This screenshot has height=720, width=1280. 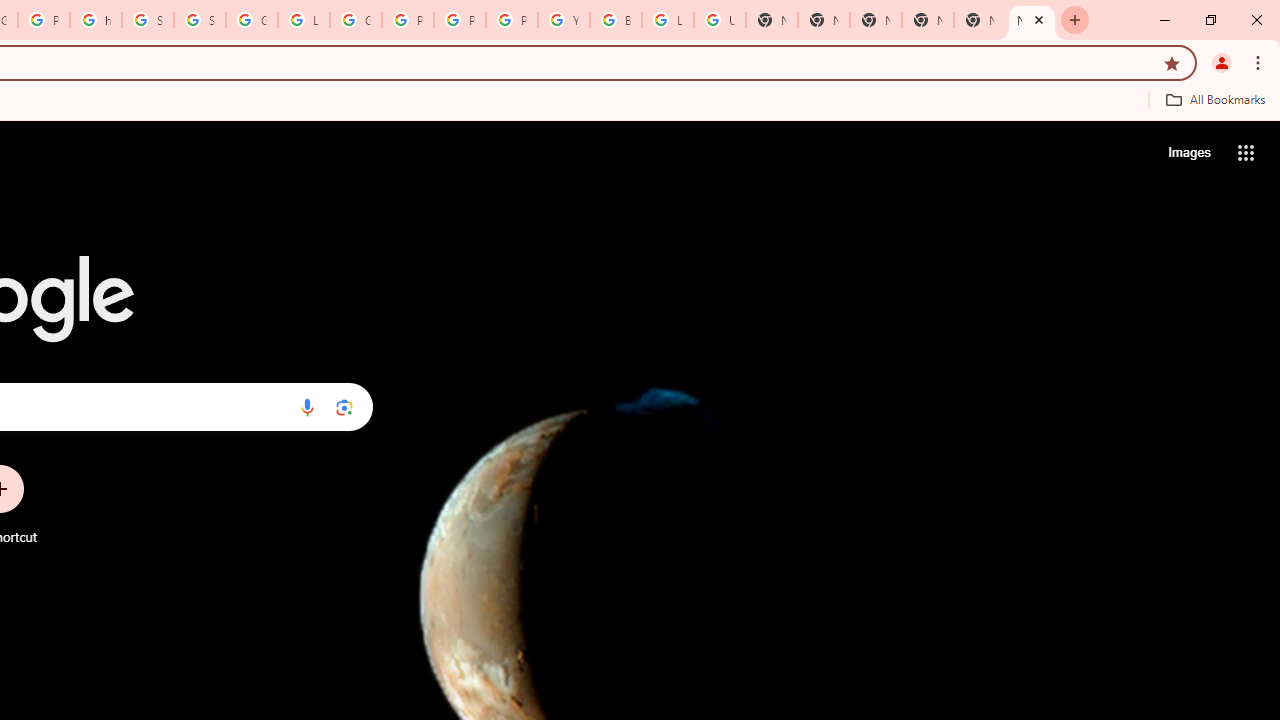 I want to click on 'Privacy Help Center - Policies Help', so click(x=459, y=20).